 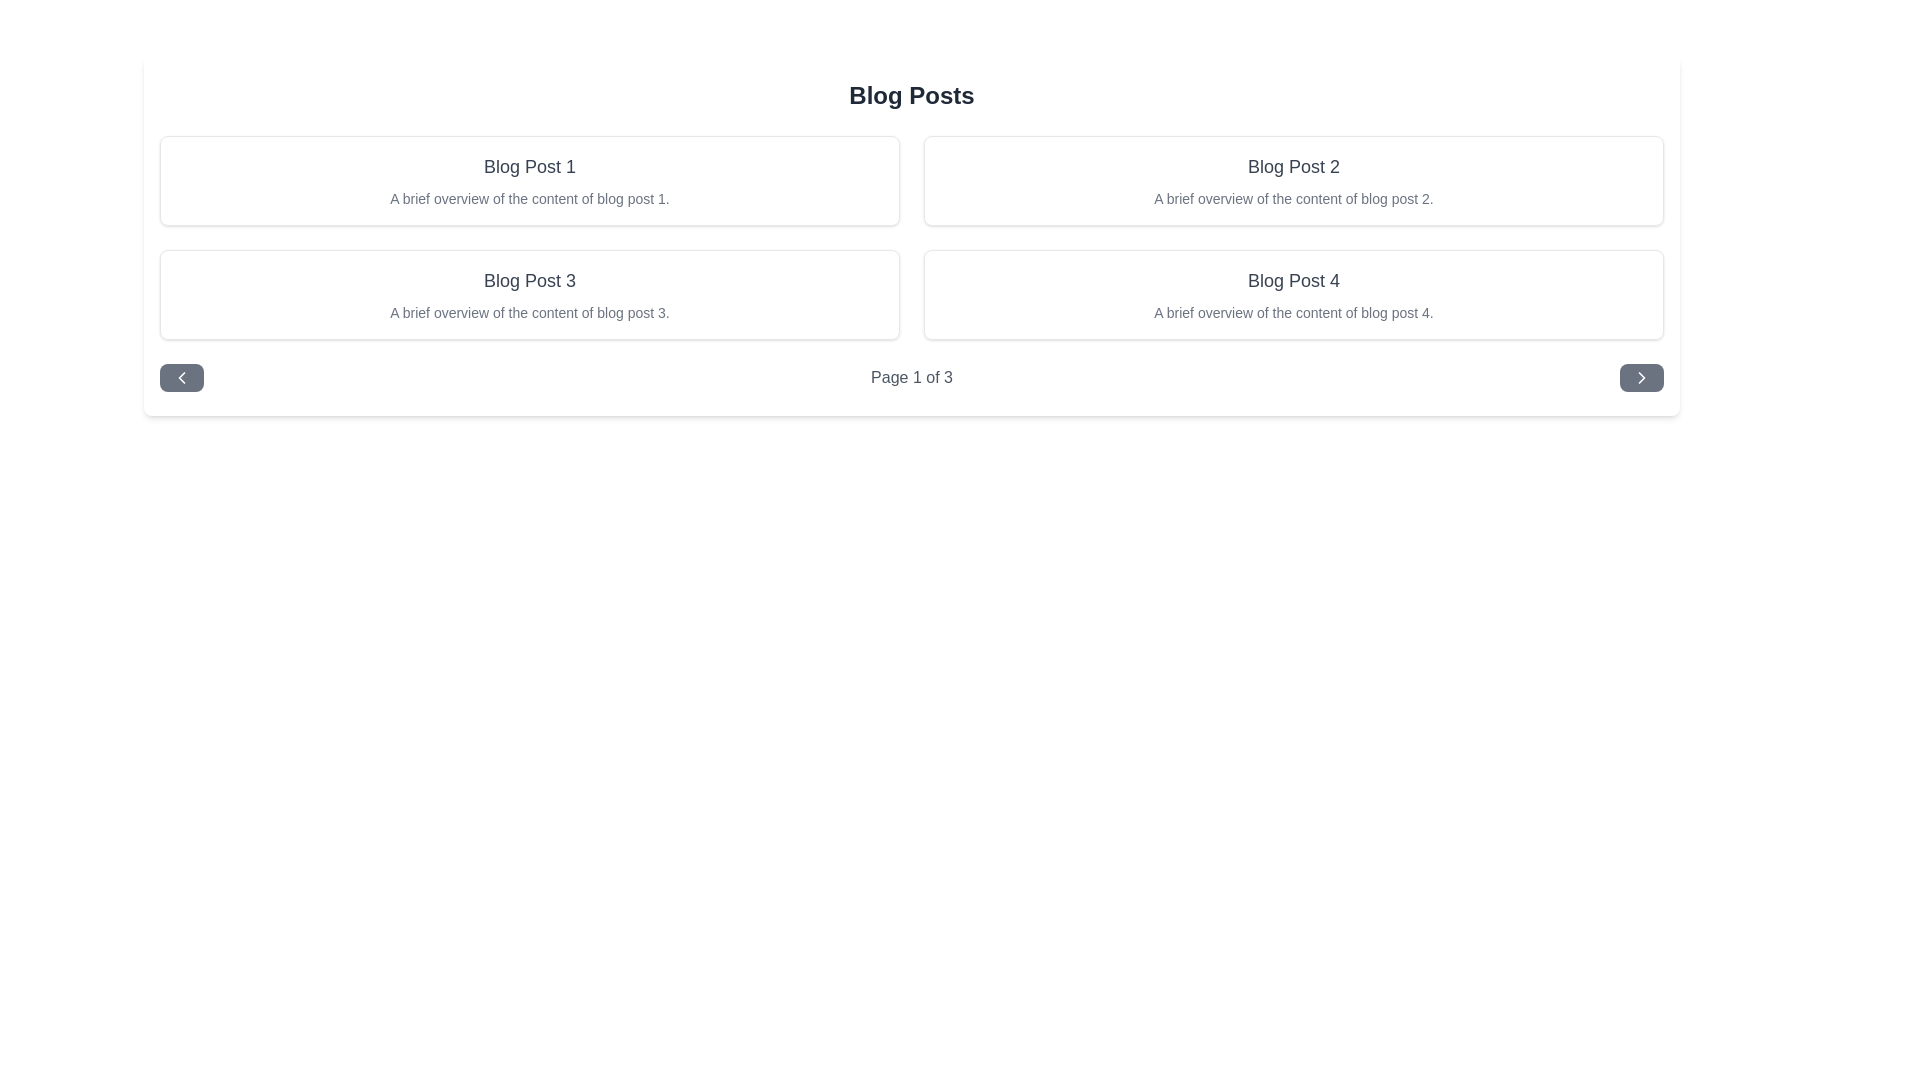 I want to click on the pagination control icon located at the top-right area of the button with a dark gray background and rounded edges to move to the next page of items, so click(x=1641, y=378).